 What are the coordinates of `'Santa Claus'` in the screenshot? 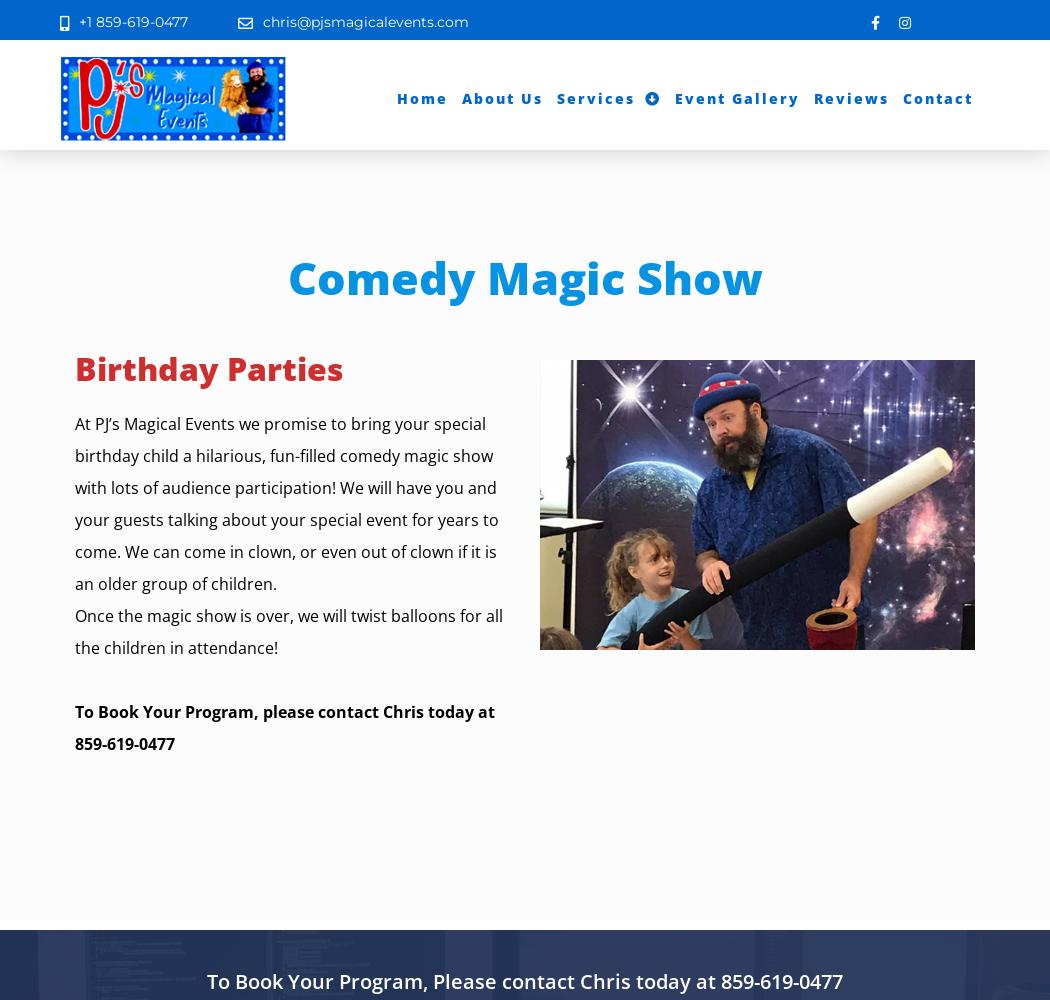 It's located at (613, 263).